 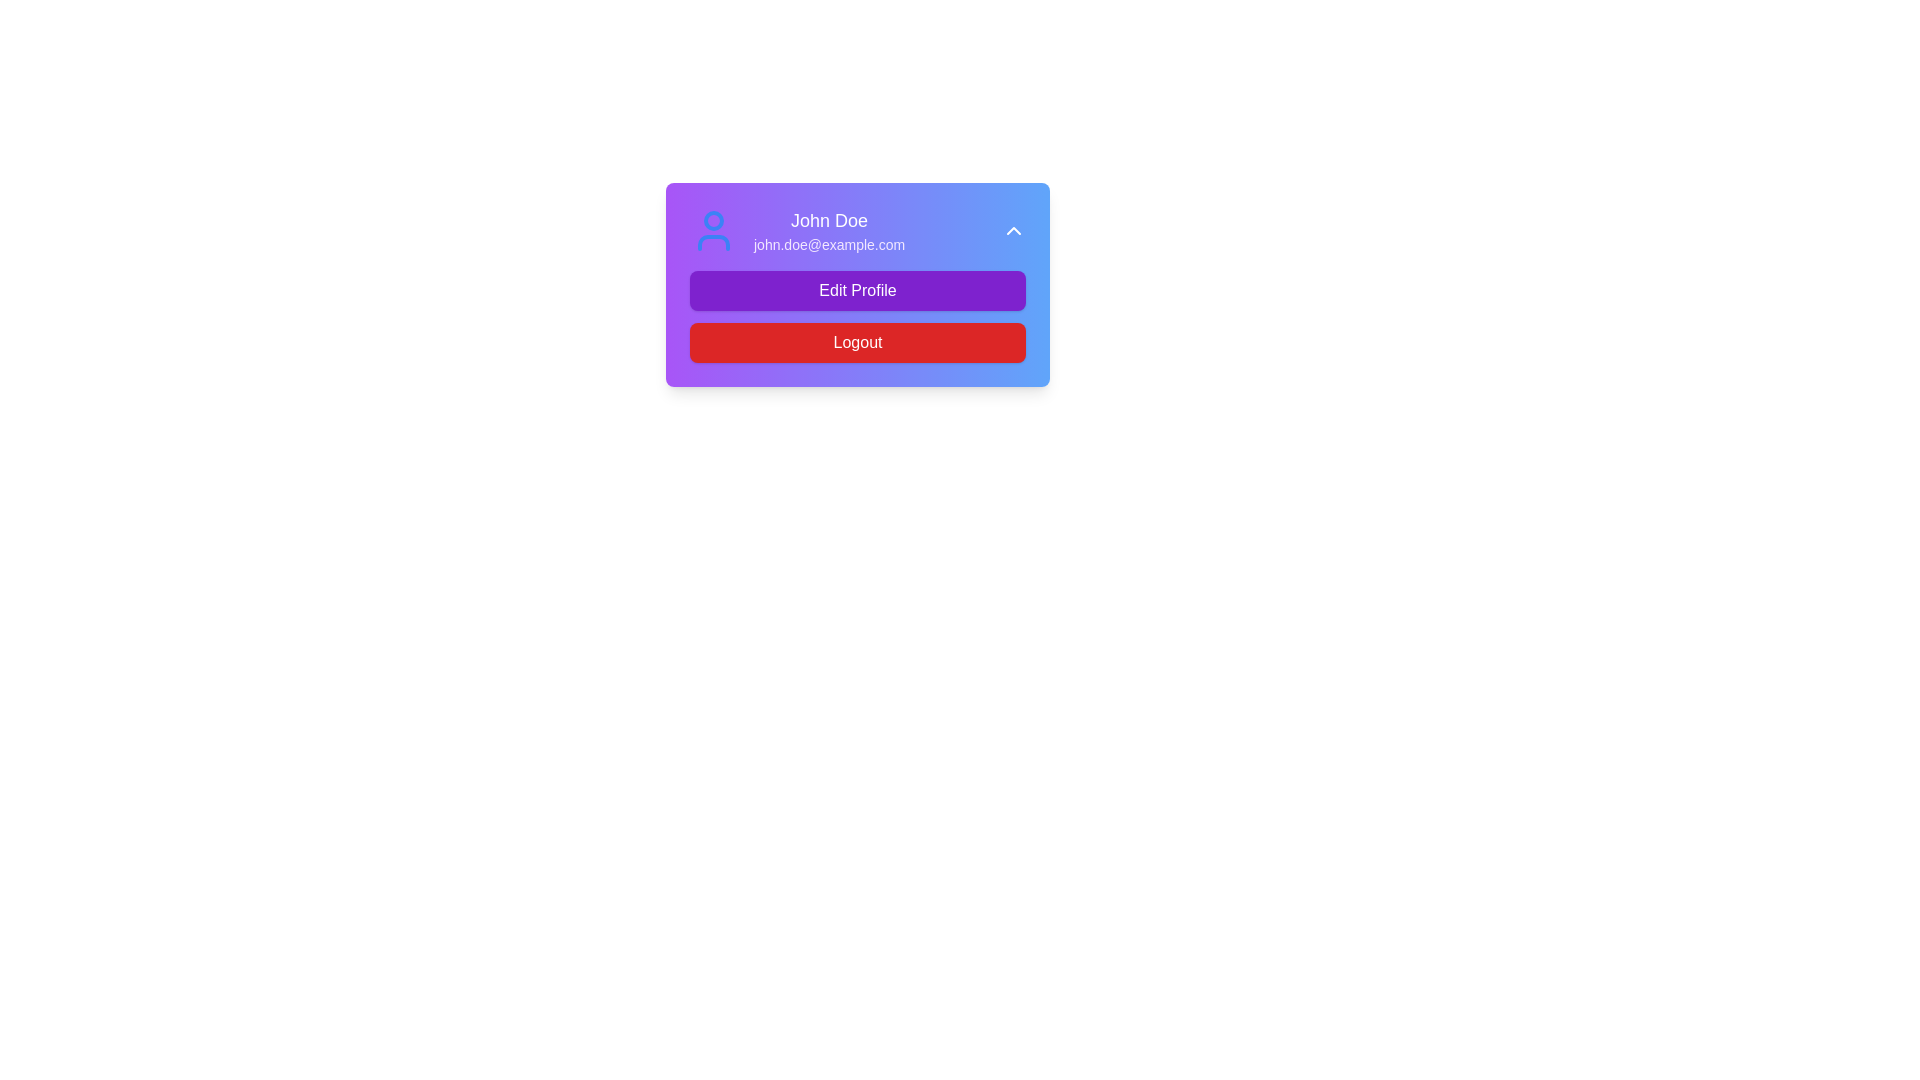 What do you see at coordinates (714, 220) in the screenshot?
I see `SVG circle element with a blue border located within the user profile icon in the top-left corner of the dropdown card for debugging purposes` at bounding box center [714, 220].